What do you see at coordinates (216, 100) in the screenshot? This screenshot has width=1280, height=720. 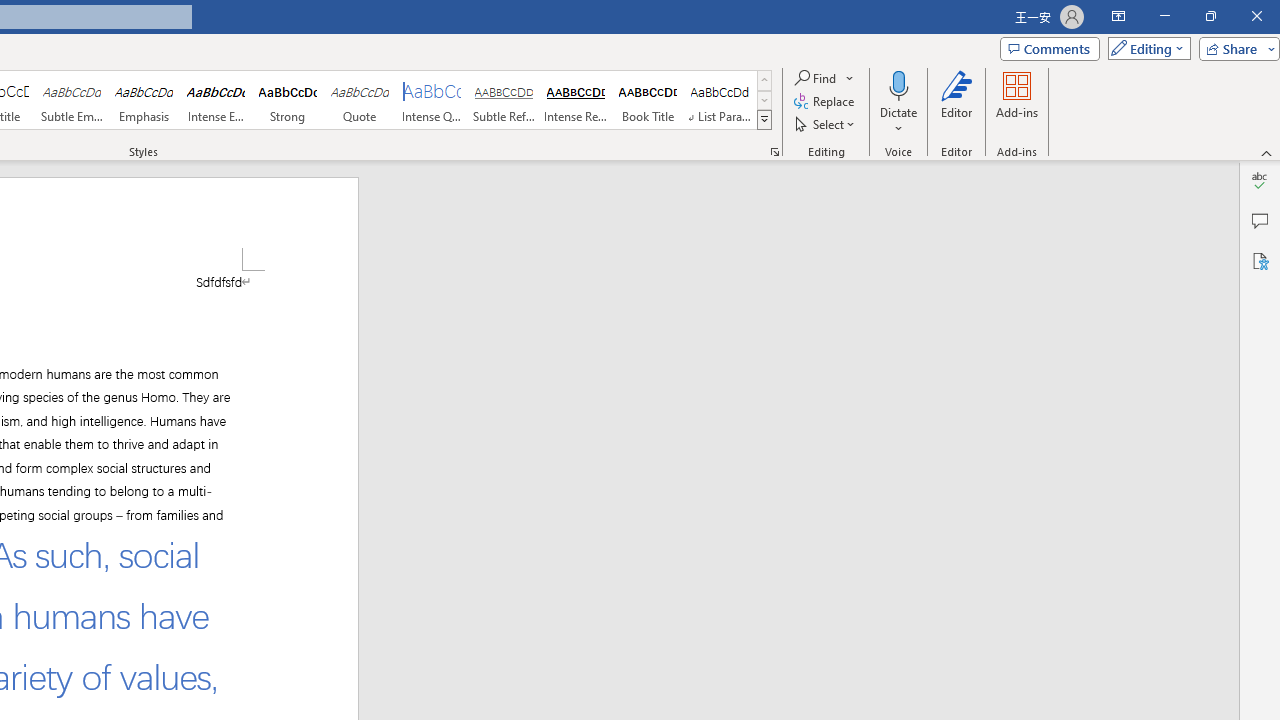 I see `'Intense Emphasis'` at bounding box center [216, 100].